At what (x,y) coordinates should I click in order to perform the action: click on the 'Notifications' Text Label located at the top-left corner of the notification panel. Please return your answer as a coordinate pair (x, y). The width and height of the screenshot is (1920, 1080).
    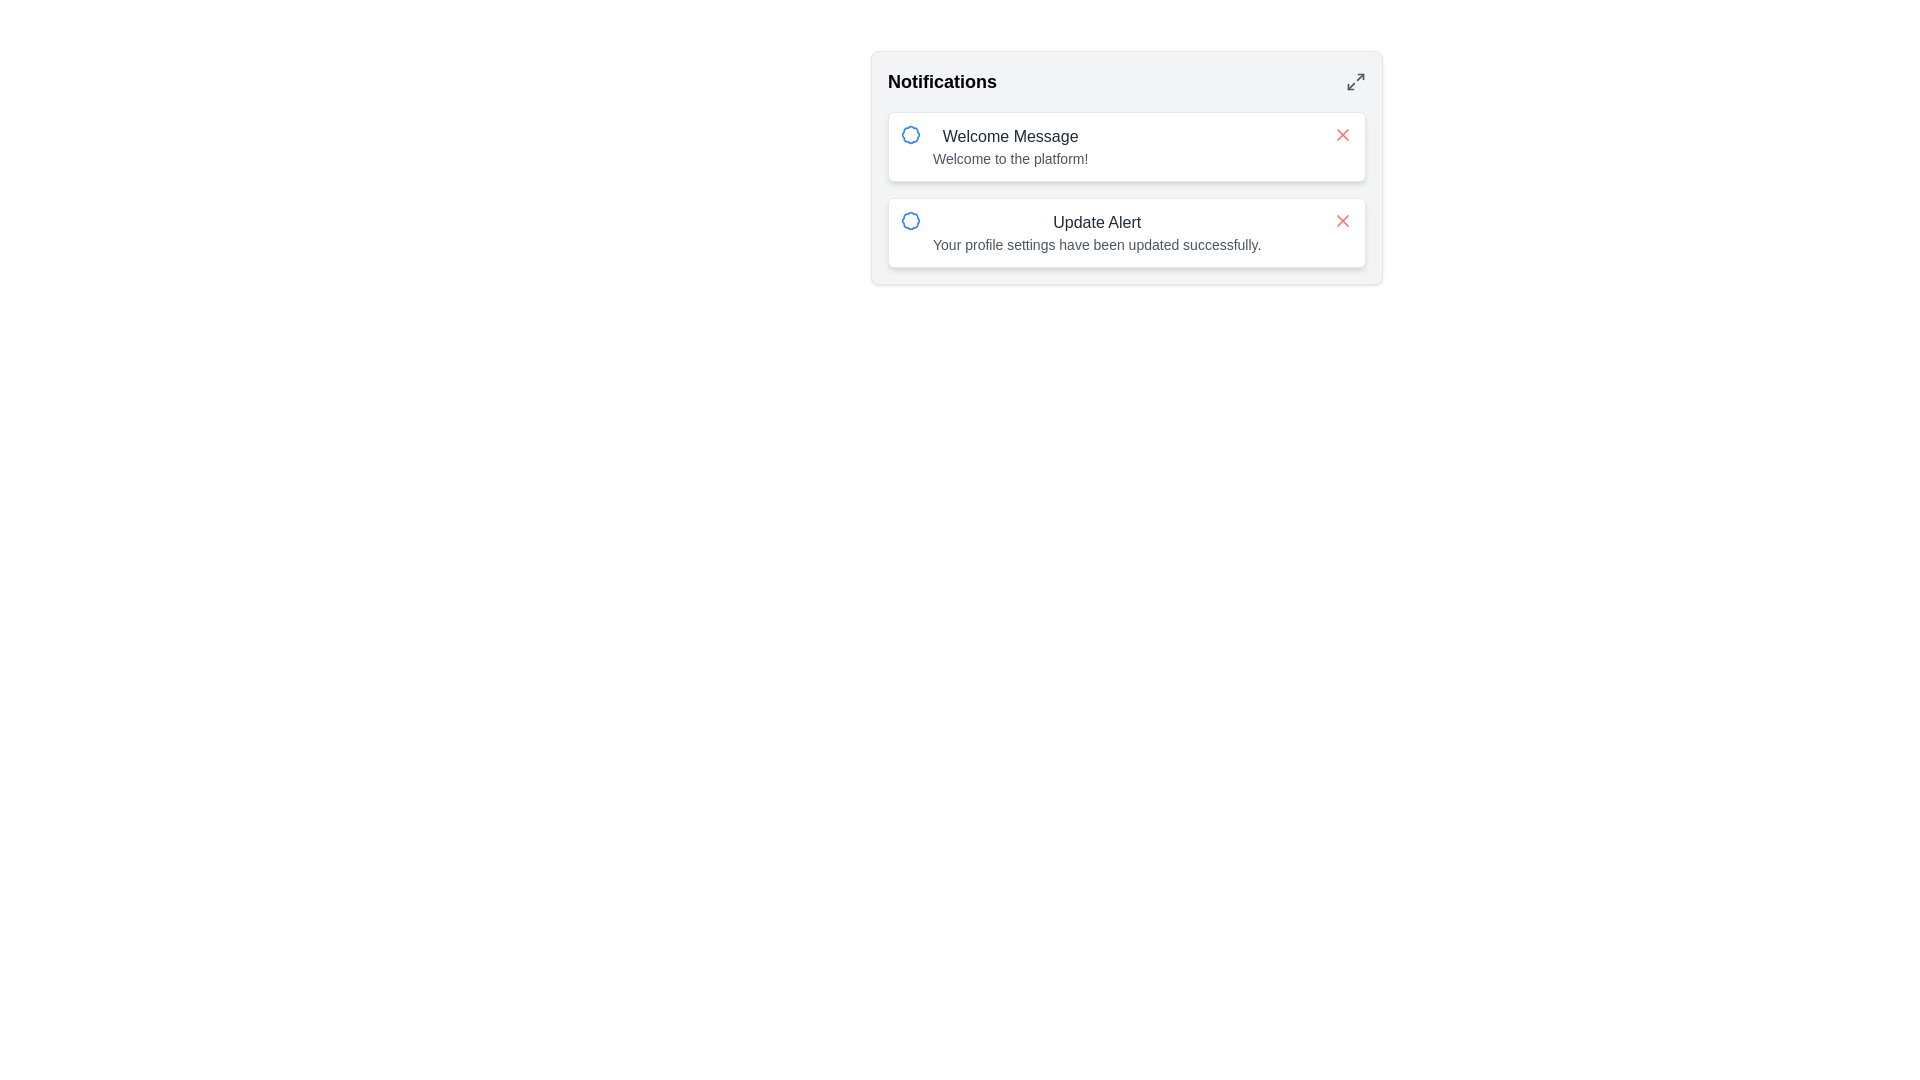
    Looking at the image, I should click on (941, 80).